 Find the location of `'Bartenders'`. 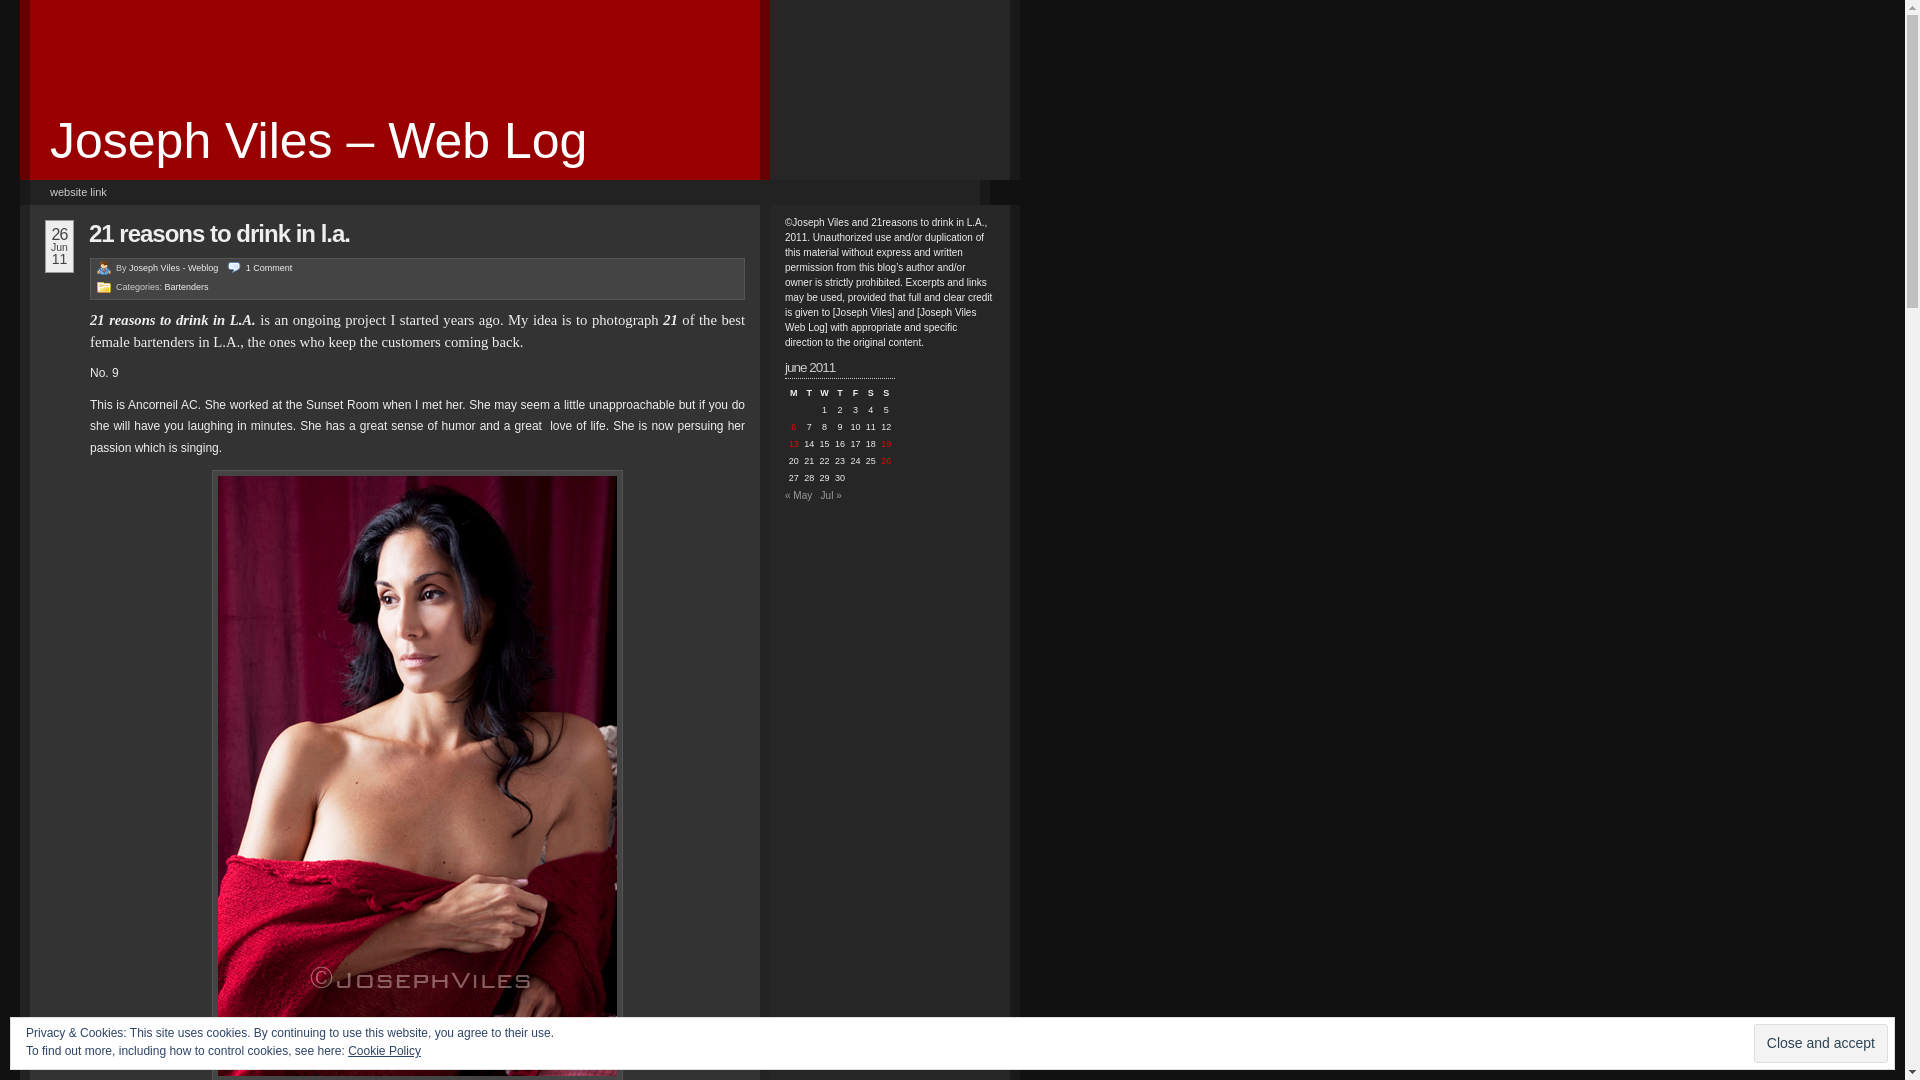

'Bartenders' is located at coordinates (187, 286).